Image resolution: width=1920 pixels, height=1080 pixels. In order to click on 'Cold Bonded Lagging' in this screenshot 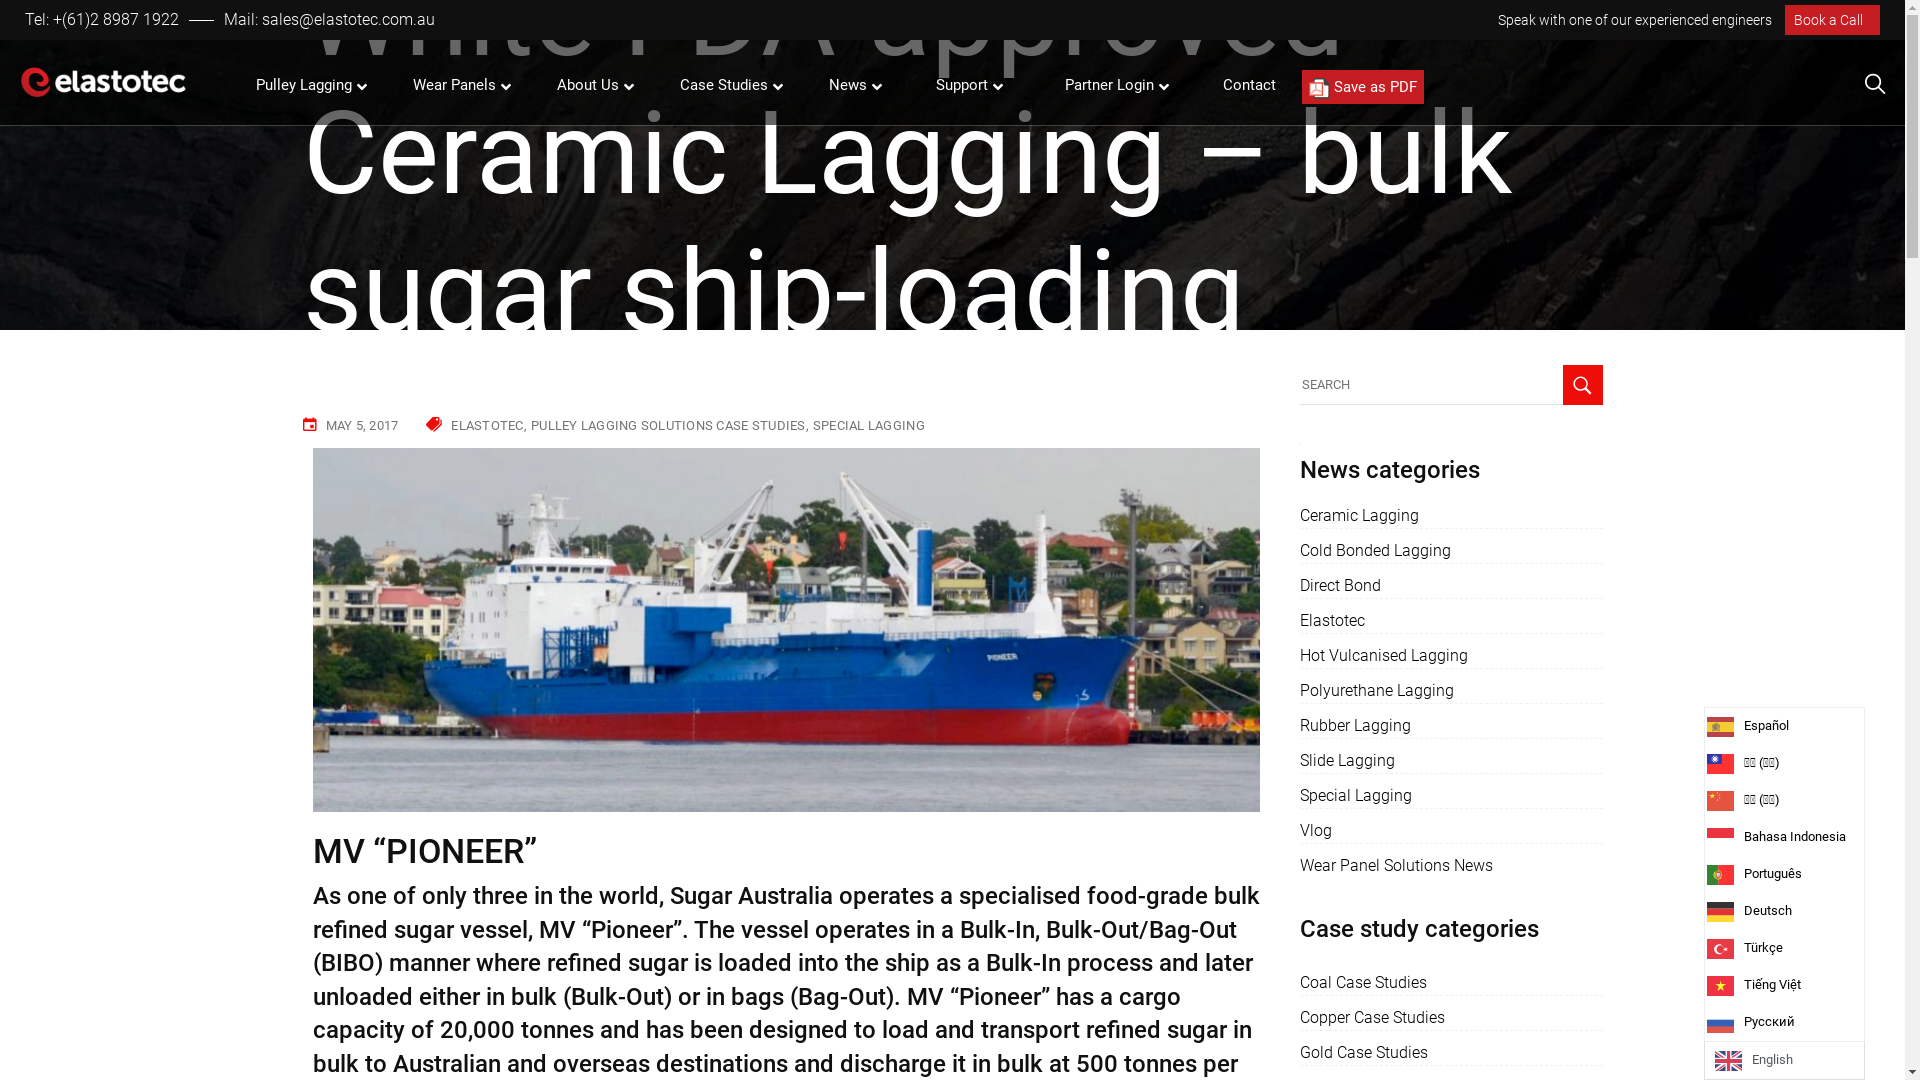, I will do `click(1374, 551)`.